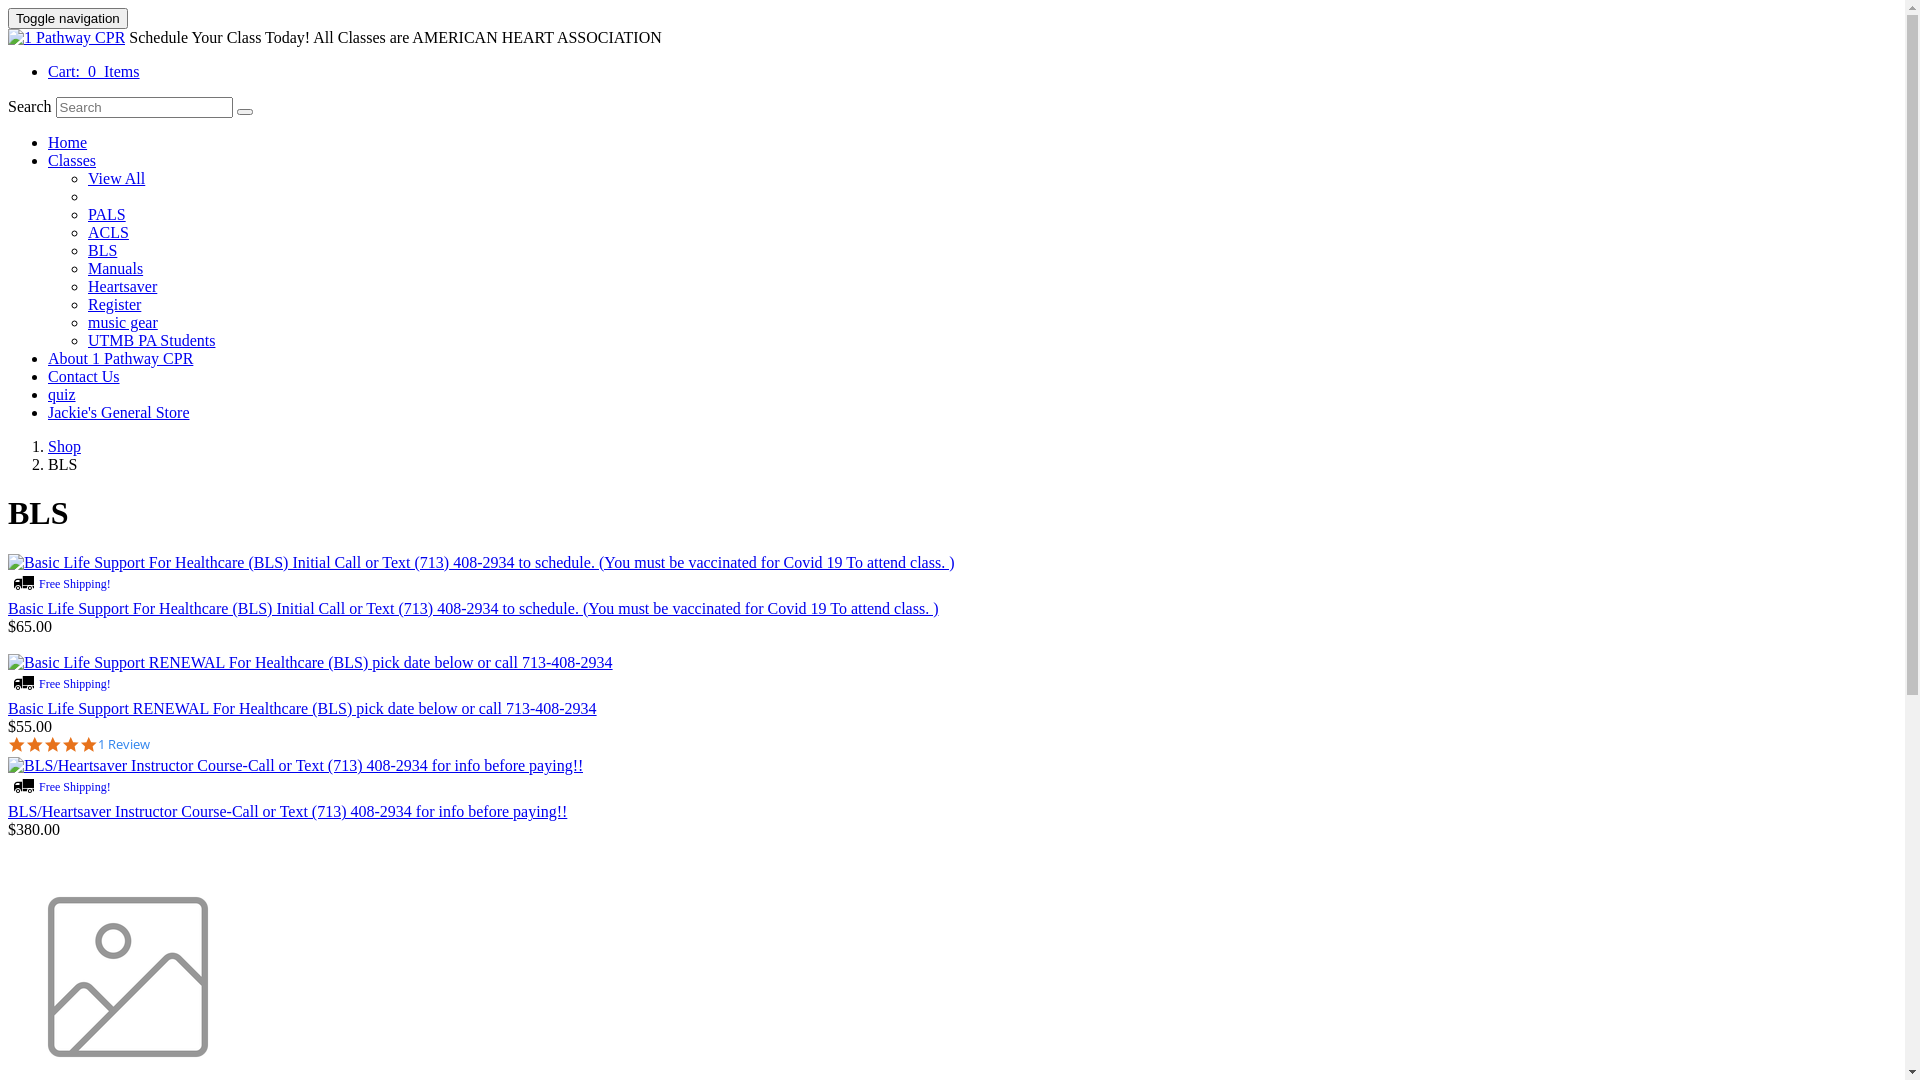 This screenshot has height=1080, width=1920. I want to click on '1 Review', so click(123, 744).